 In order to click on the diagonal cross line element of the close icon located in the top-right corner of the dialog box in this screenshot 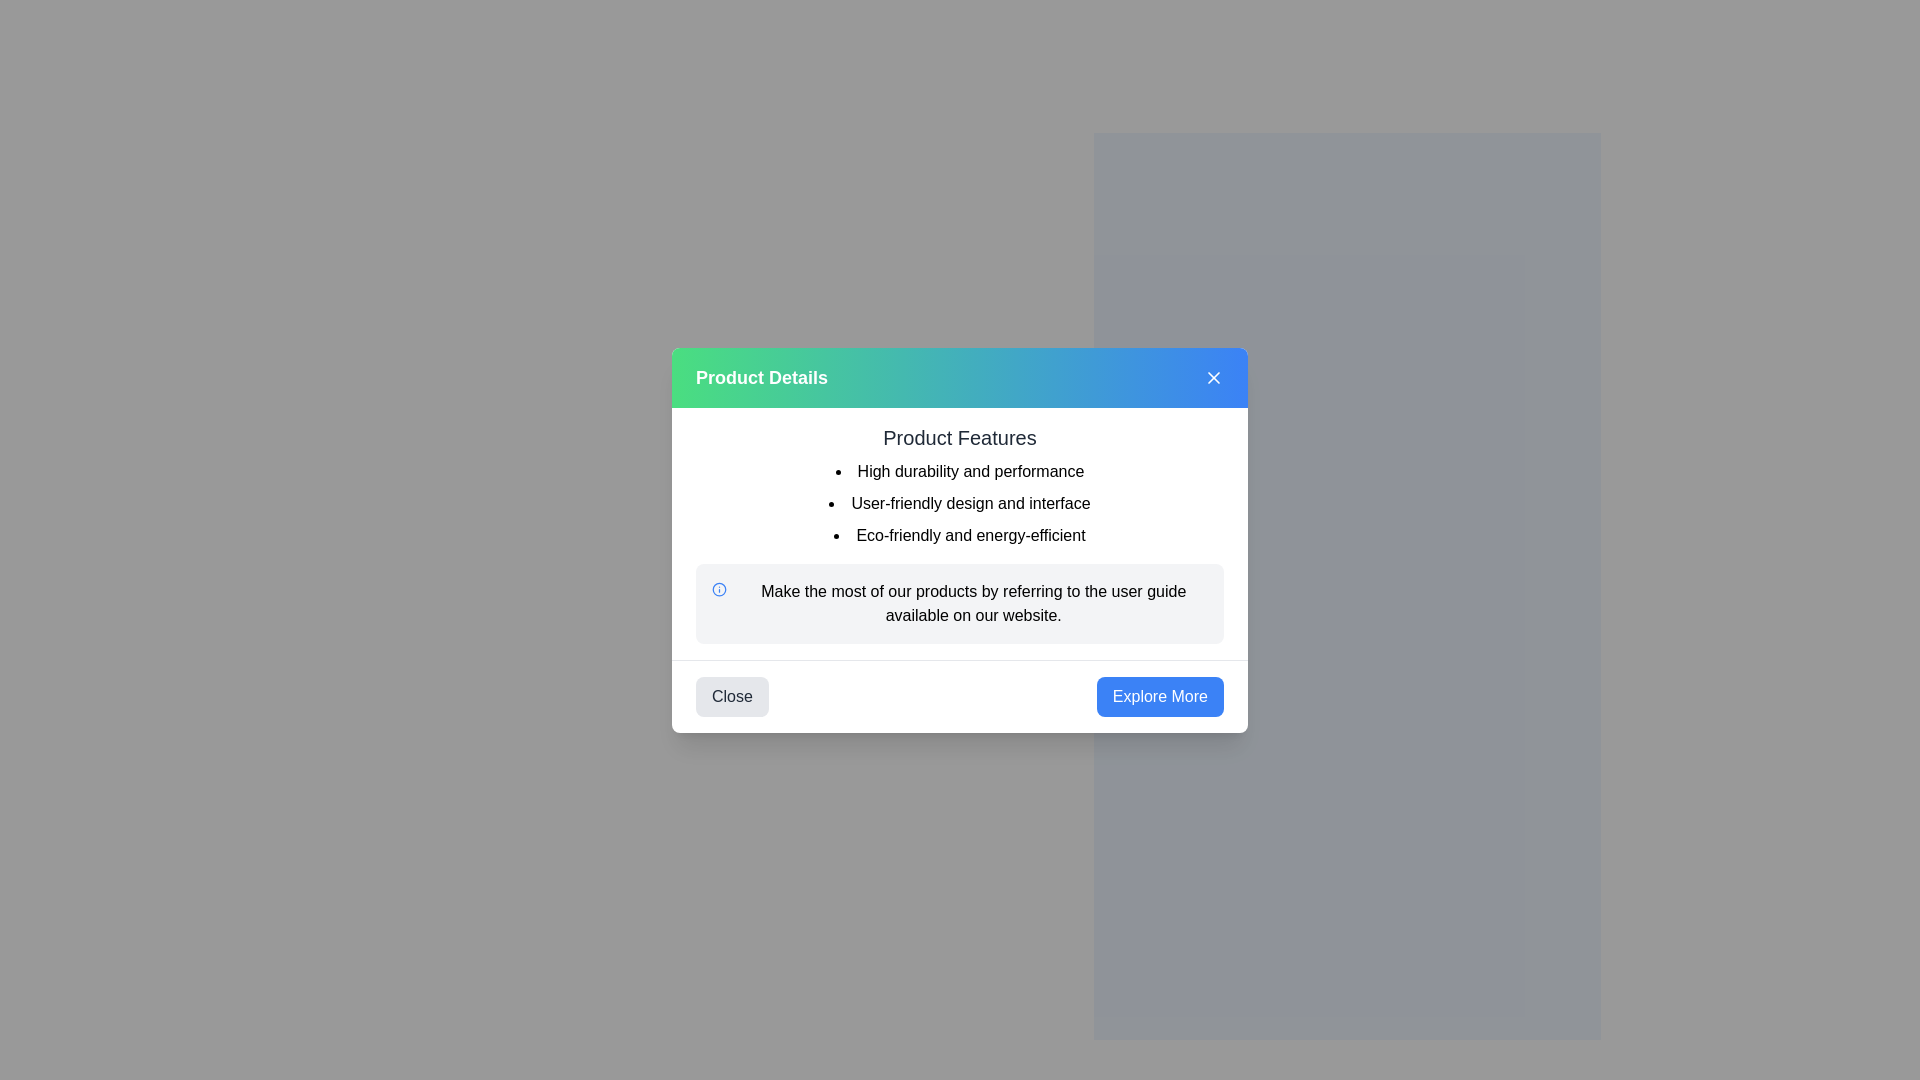, I will do `click(1213, 377)`.